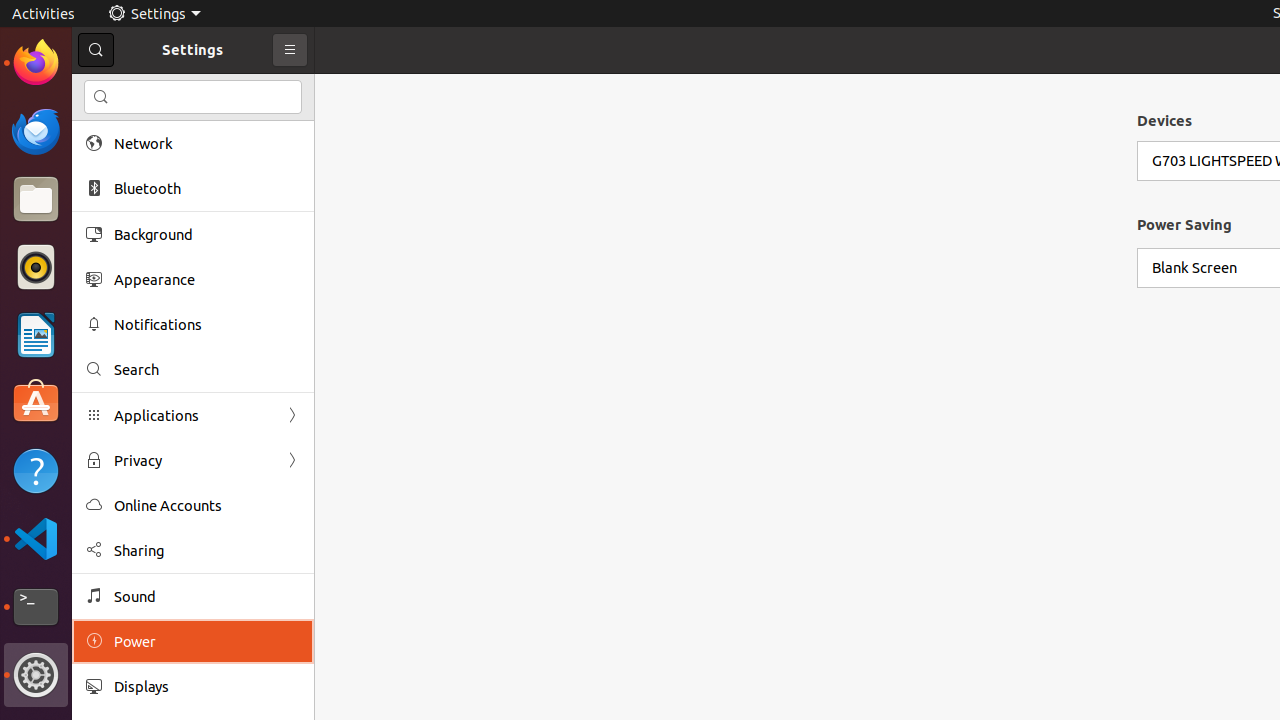 The width and height of the screenshot is (1280, 720). I want to click on 'edit-find-symbolic', so click(99, 96).